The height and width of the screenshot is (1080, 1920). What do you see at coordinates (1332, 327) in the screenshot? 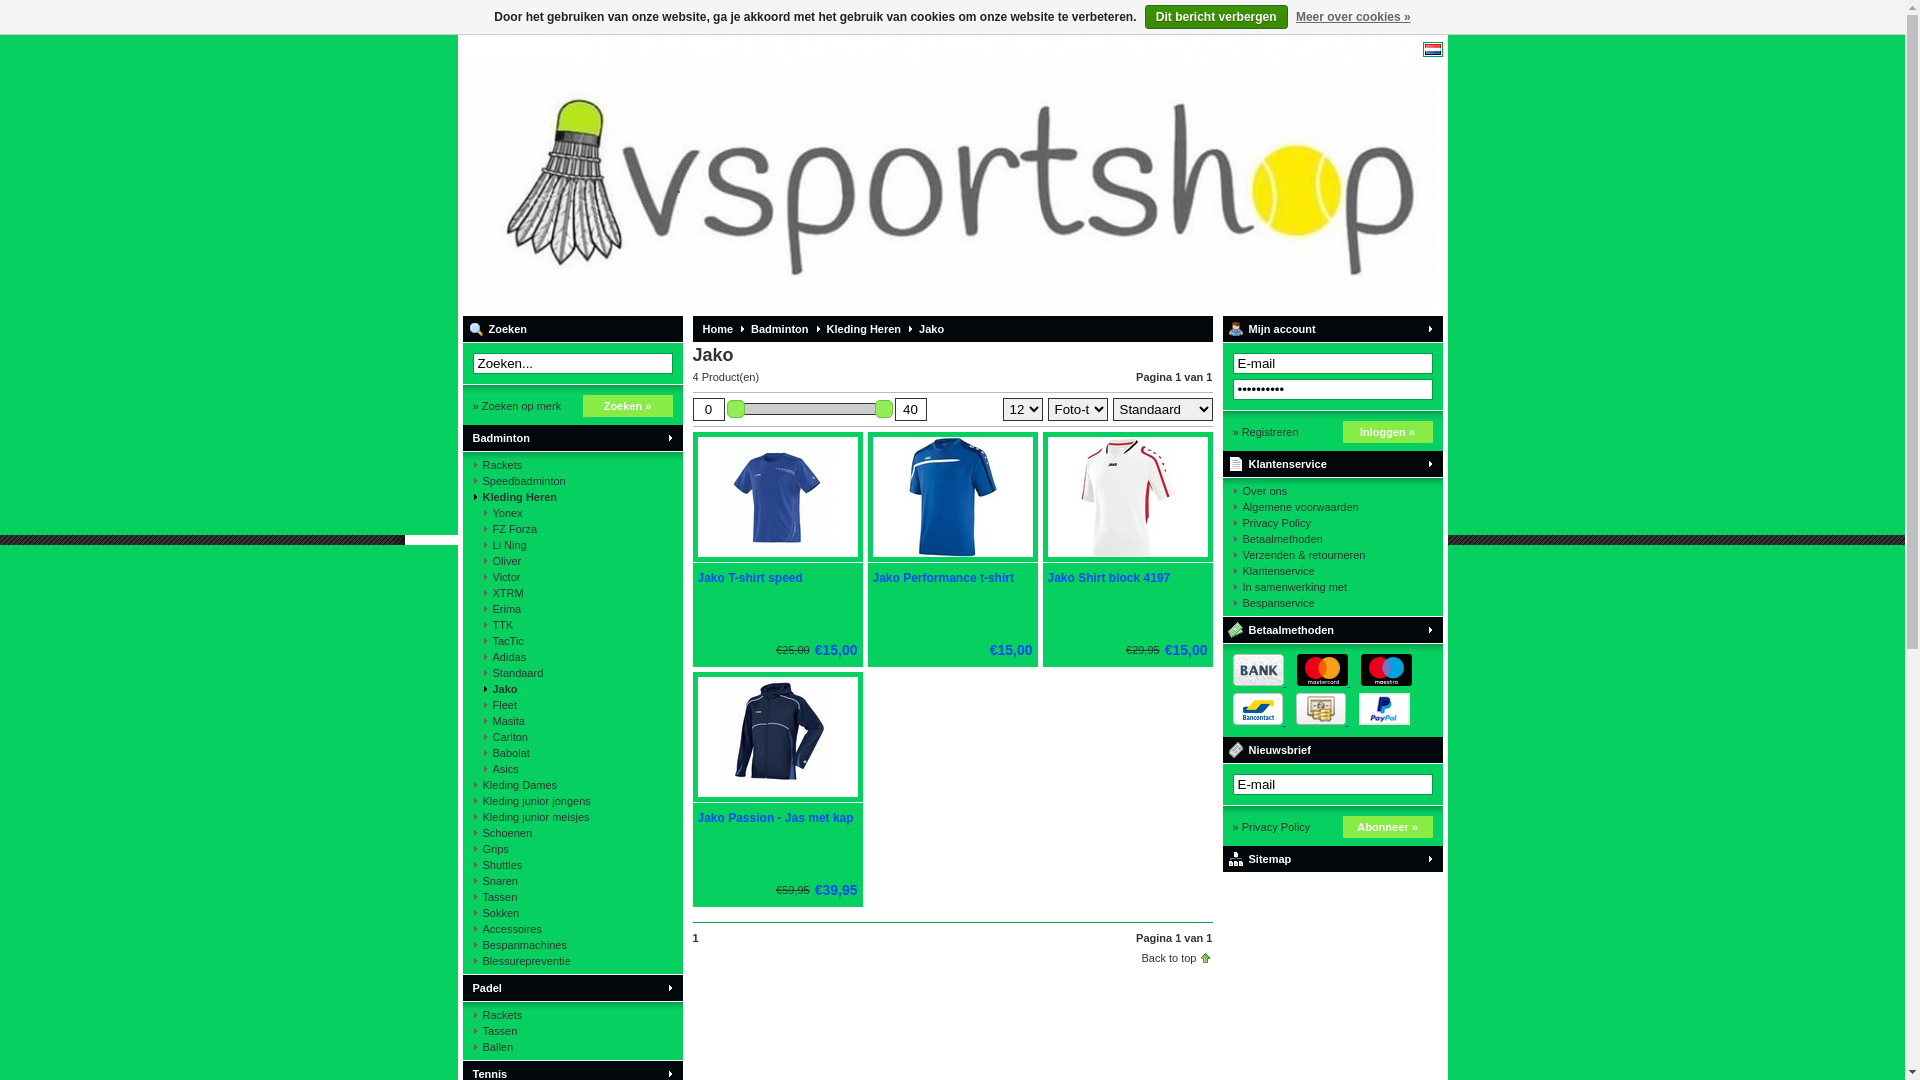
I see `'Mijn account'` at bounding box center [1332, 327].